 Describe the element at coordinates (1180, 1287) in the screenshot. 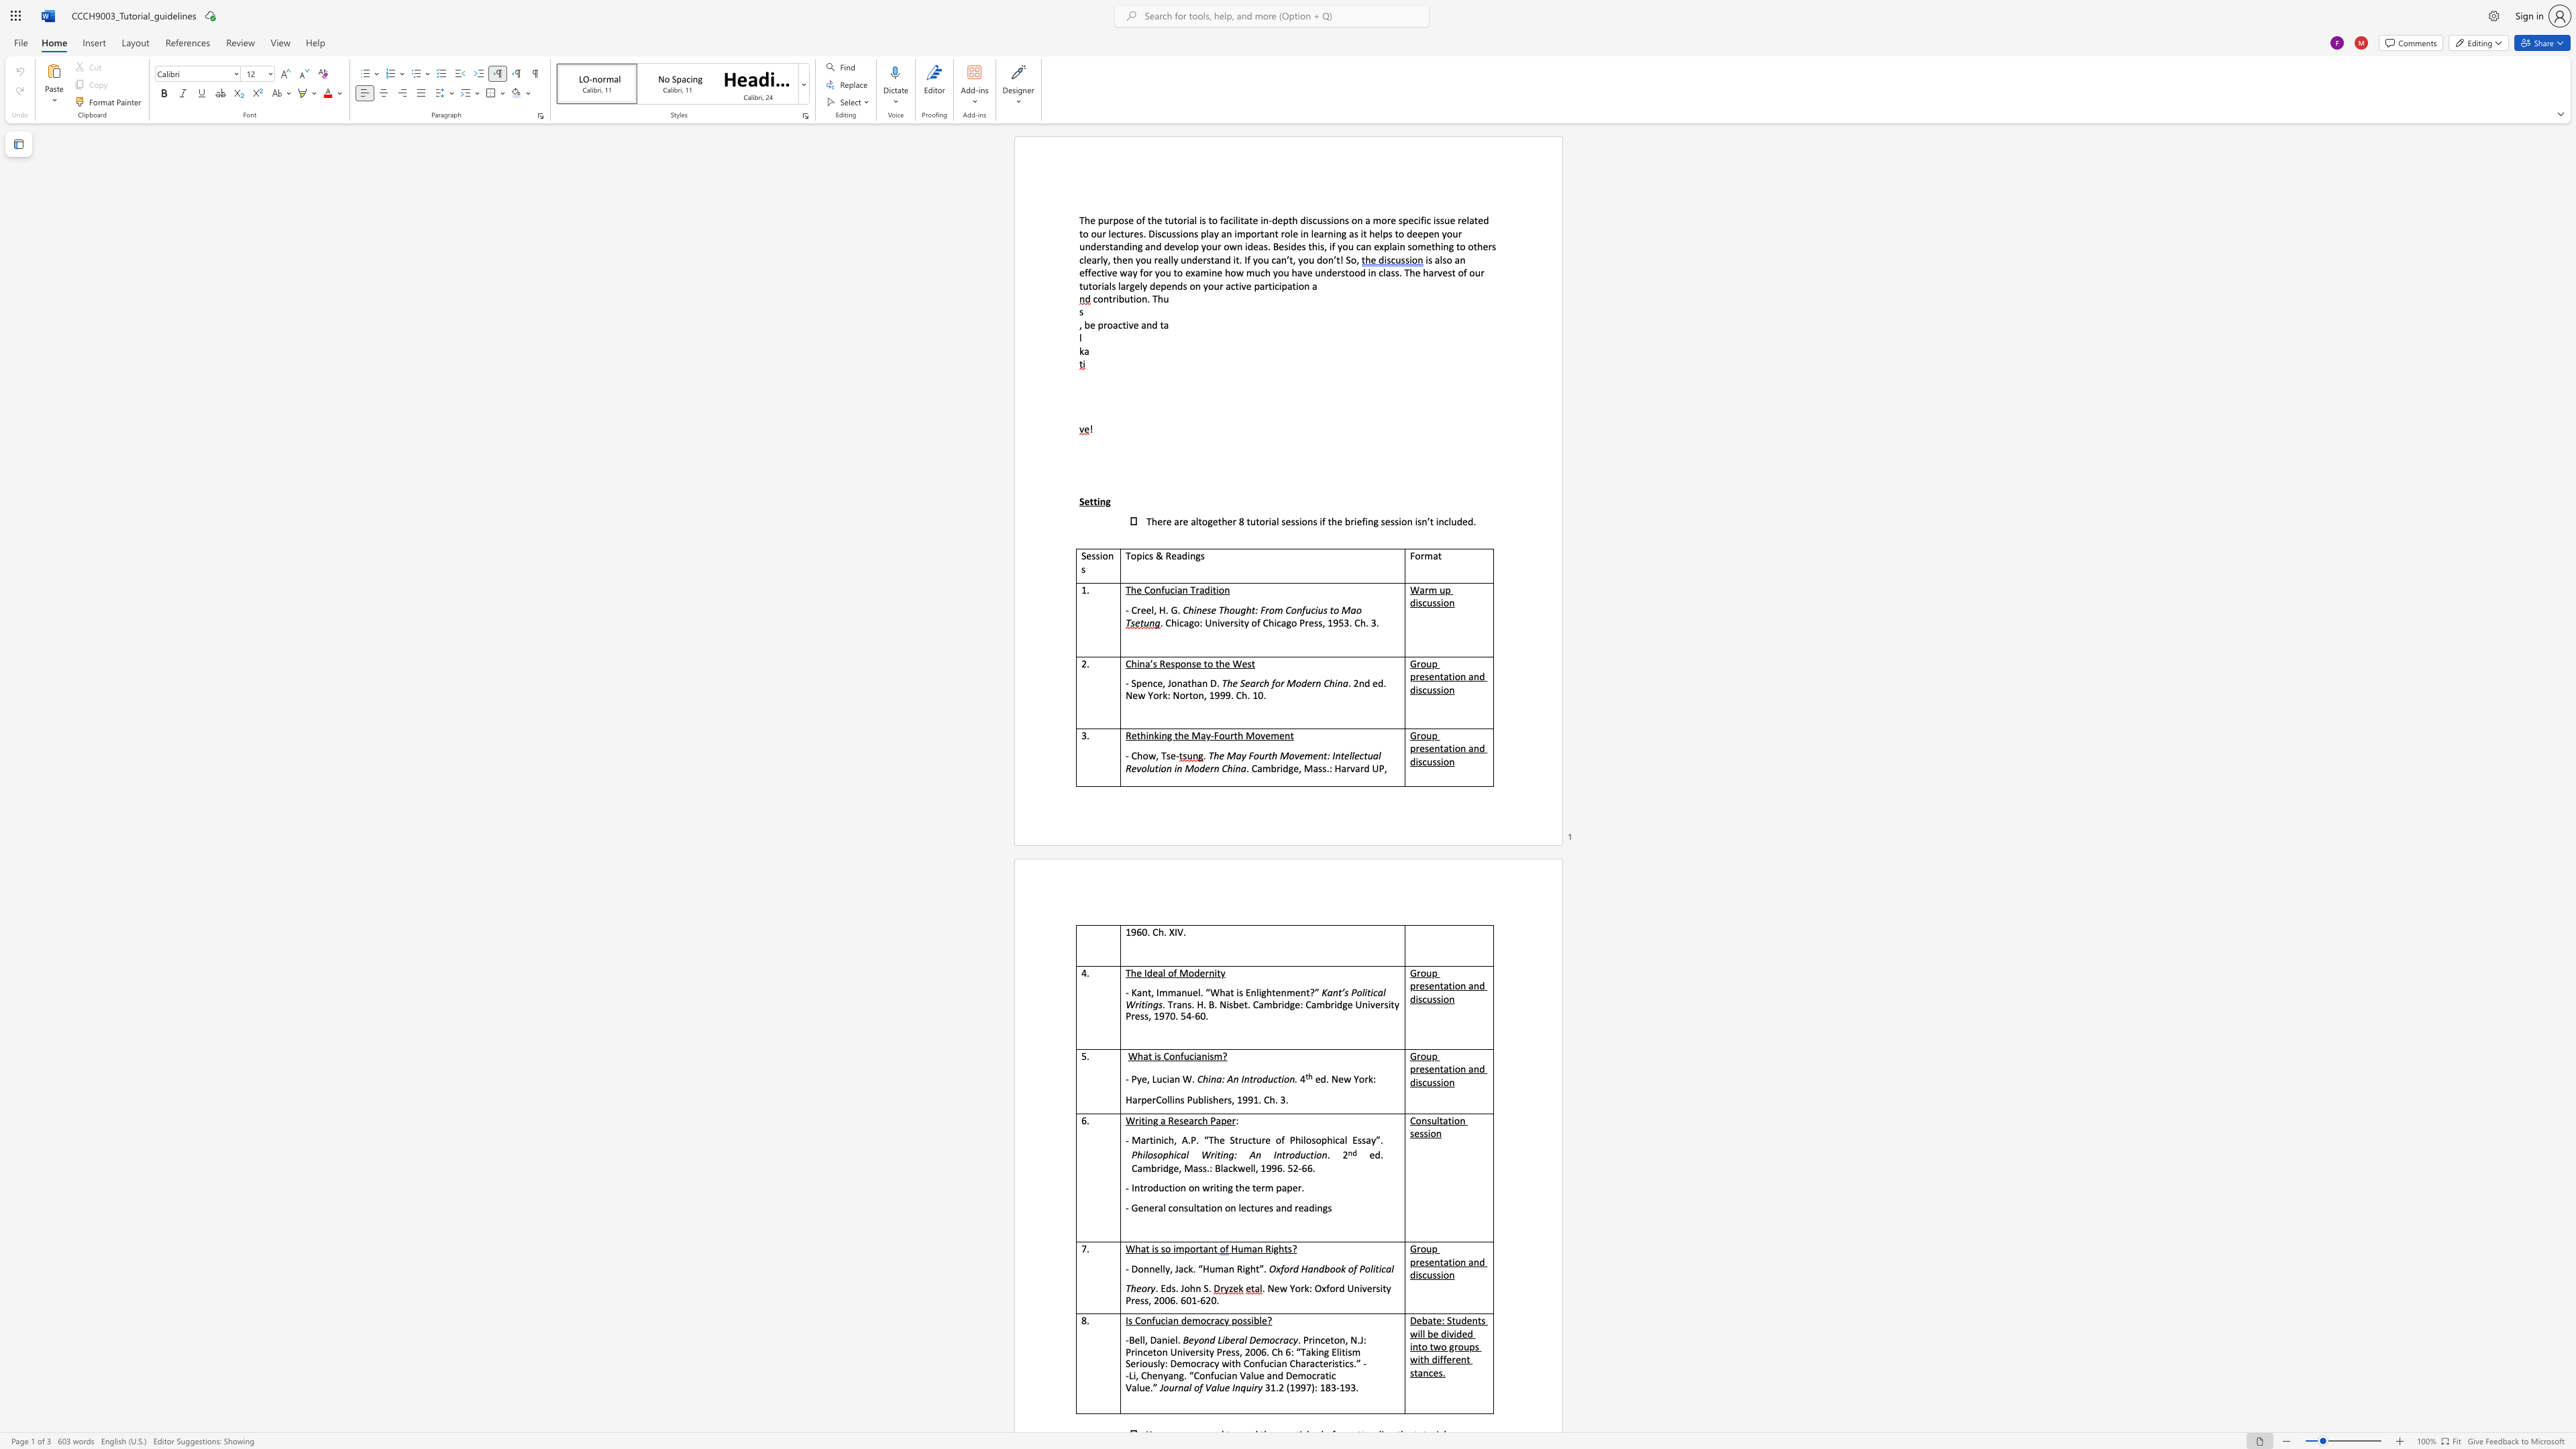

I see `the subset text "John S" within the text ". Eds. John S."` at that location.